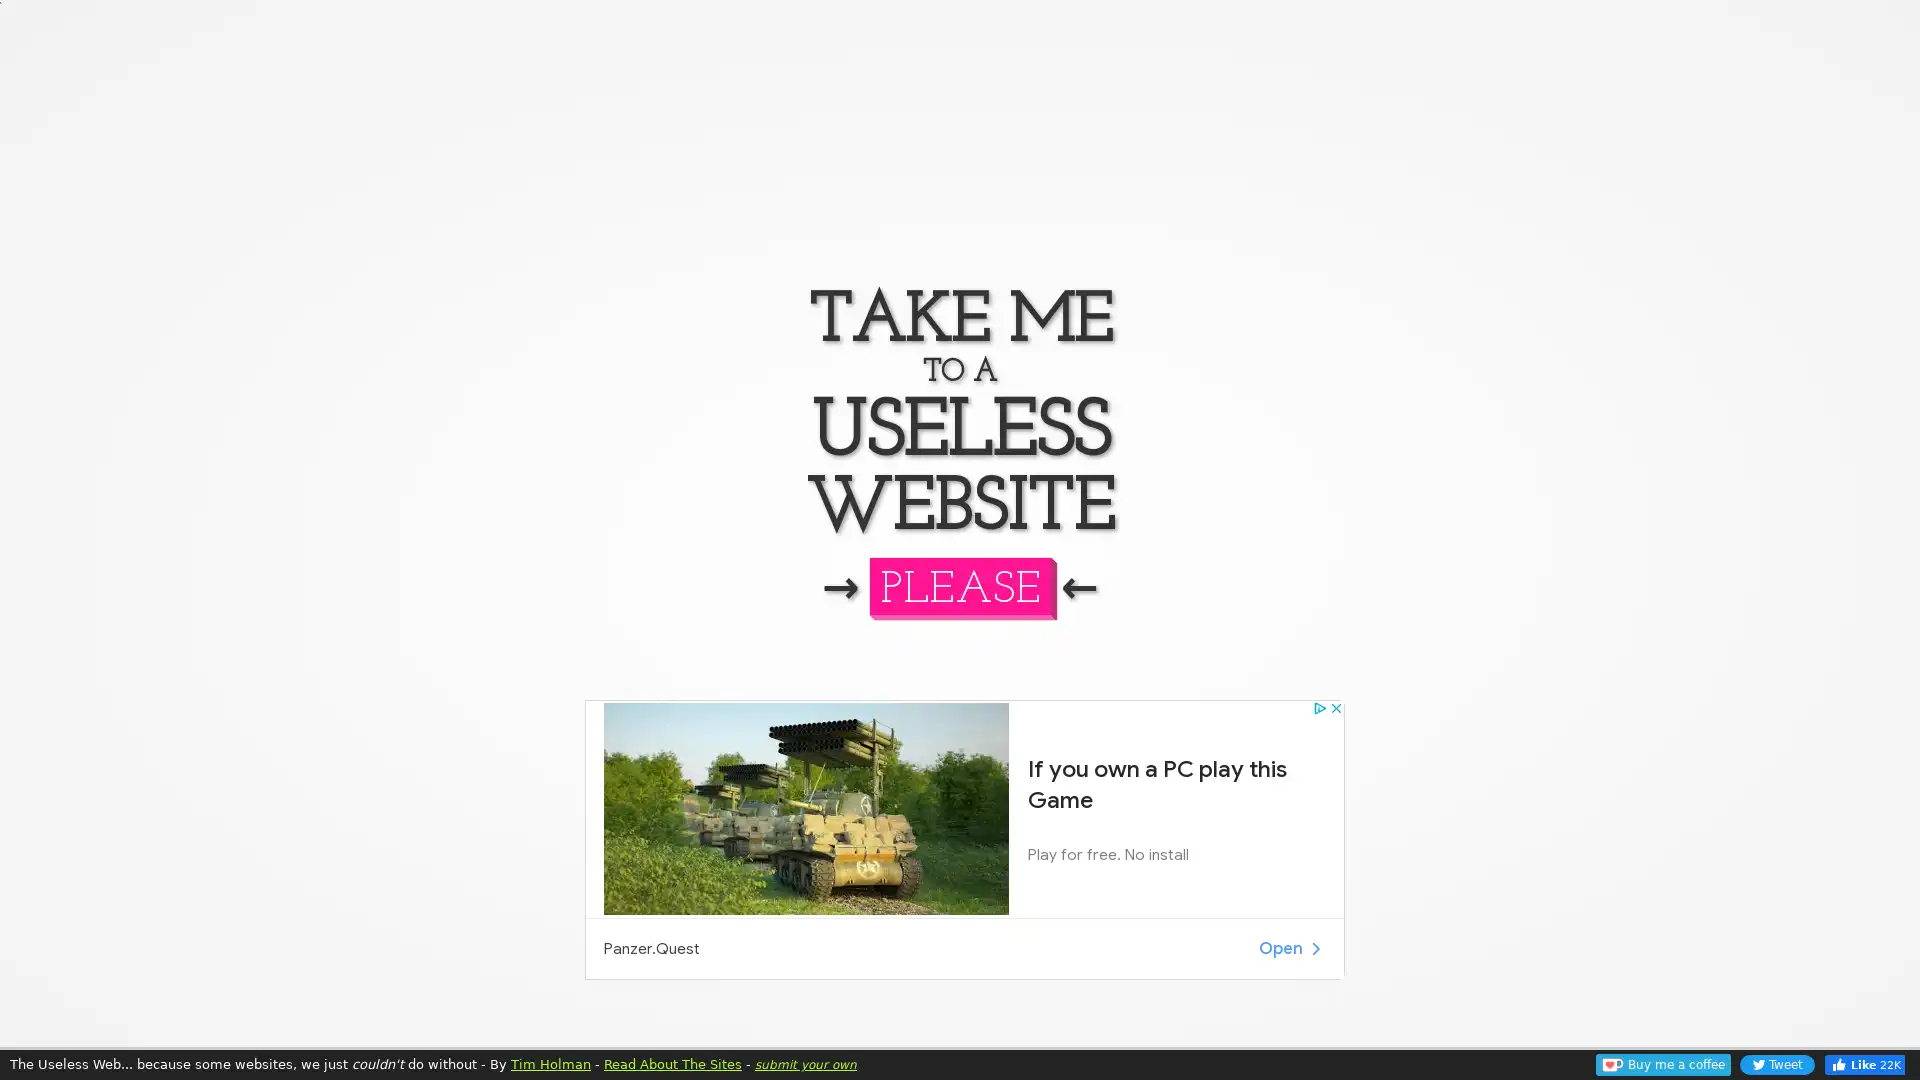  What do you see at coordinates (958, 585) in the screenshot?
I see `PLEASE` at bounding box center [958, 585].